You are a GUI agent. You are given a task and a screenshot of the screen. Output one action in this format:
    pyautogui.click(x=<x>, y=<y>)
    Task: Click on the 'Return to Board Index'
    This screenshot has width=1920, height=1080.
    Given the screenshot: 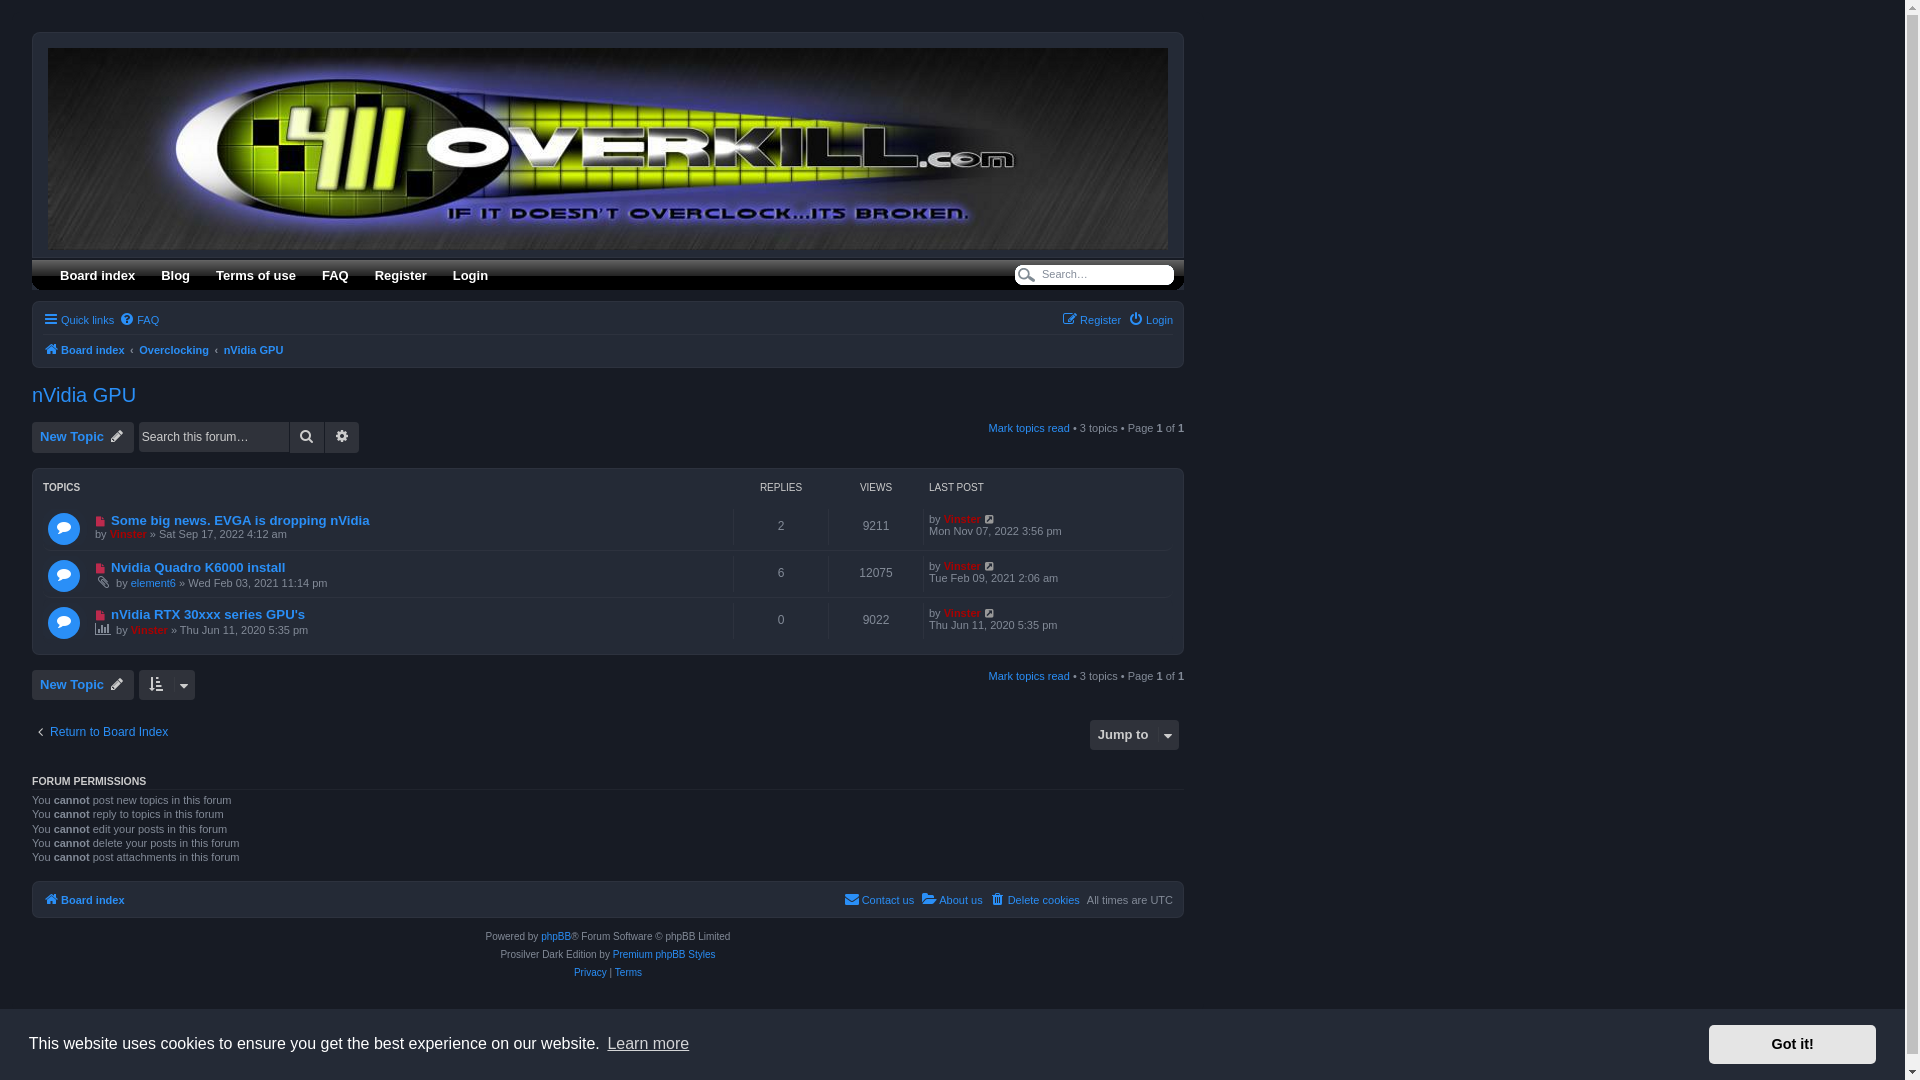 What is the action you would take?
    pyautogui.click(x=99, y=732)
    